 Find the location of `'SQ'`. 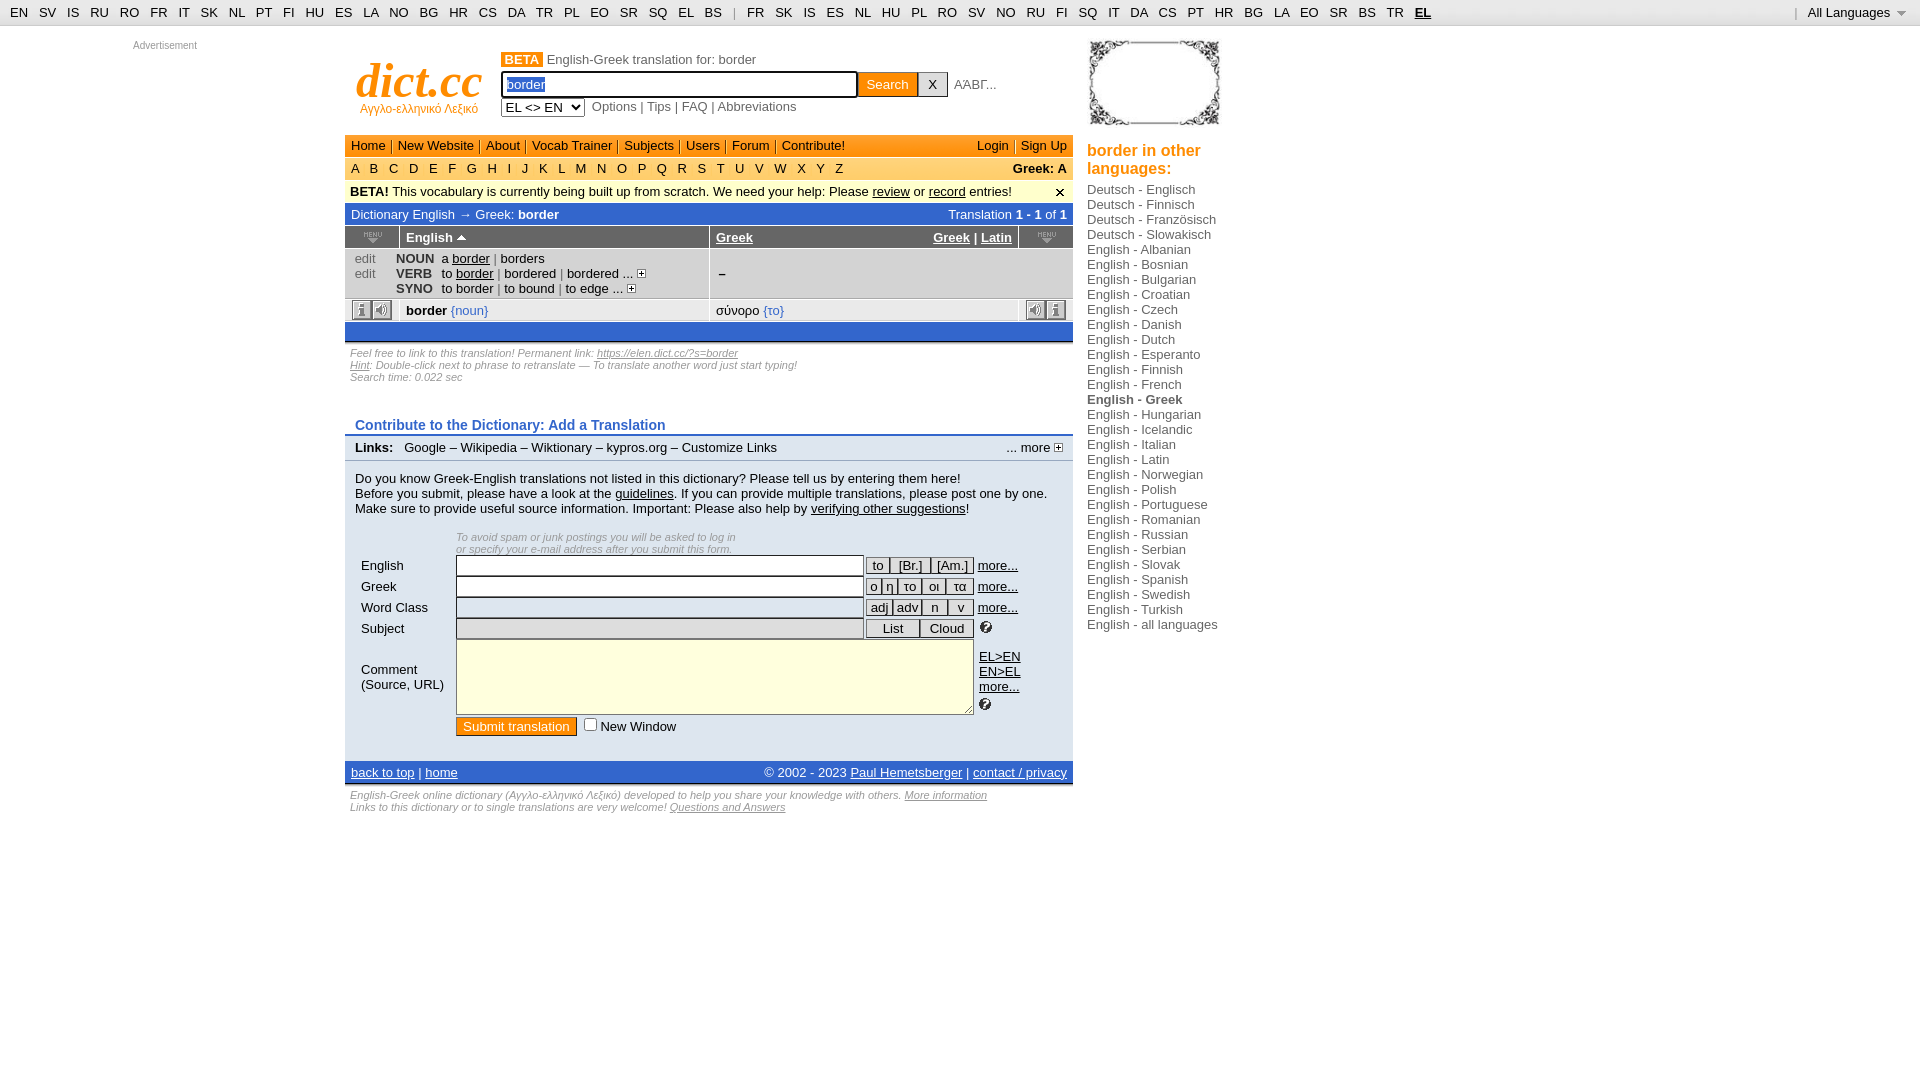

'SQ' is located at coordinates (658, 12).